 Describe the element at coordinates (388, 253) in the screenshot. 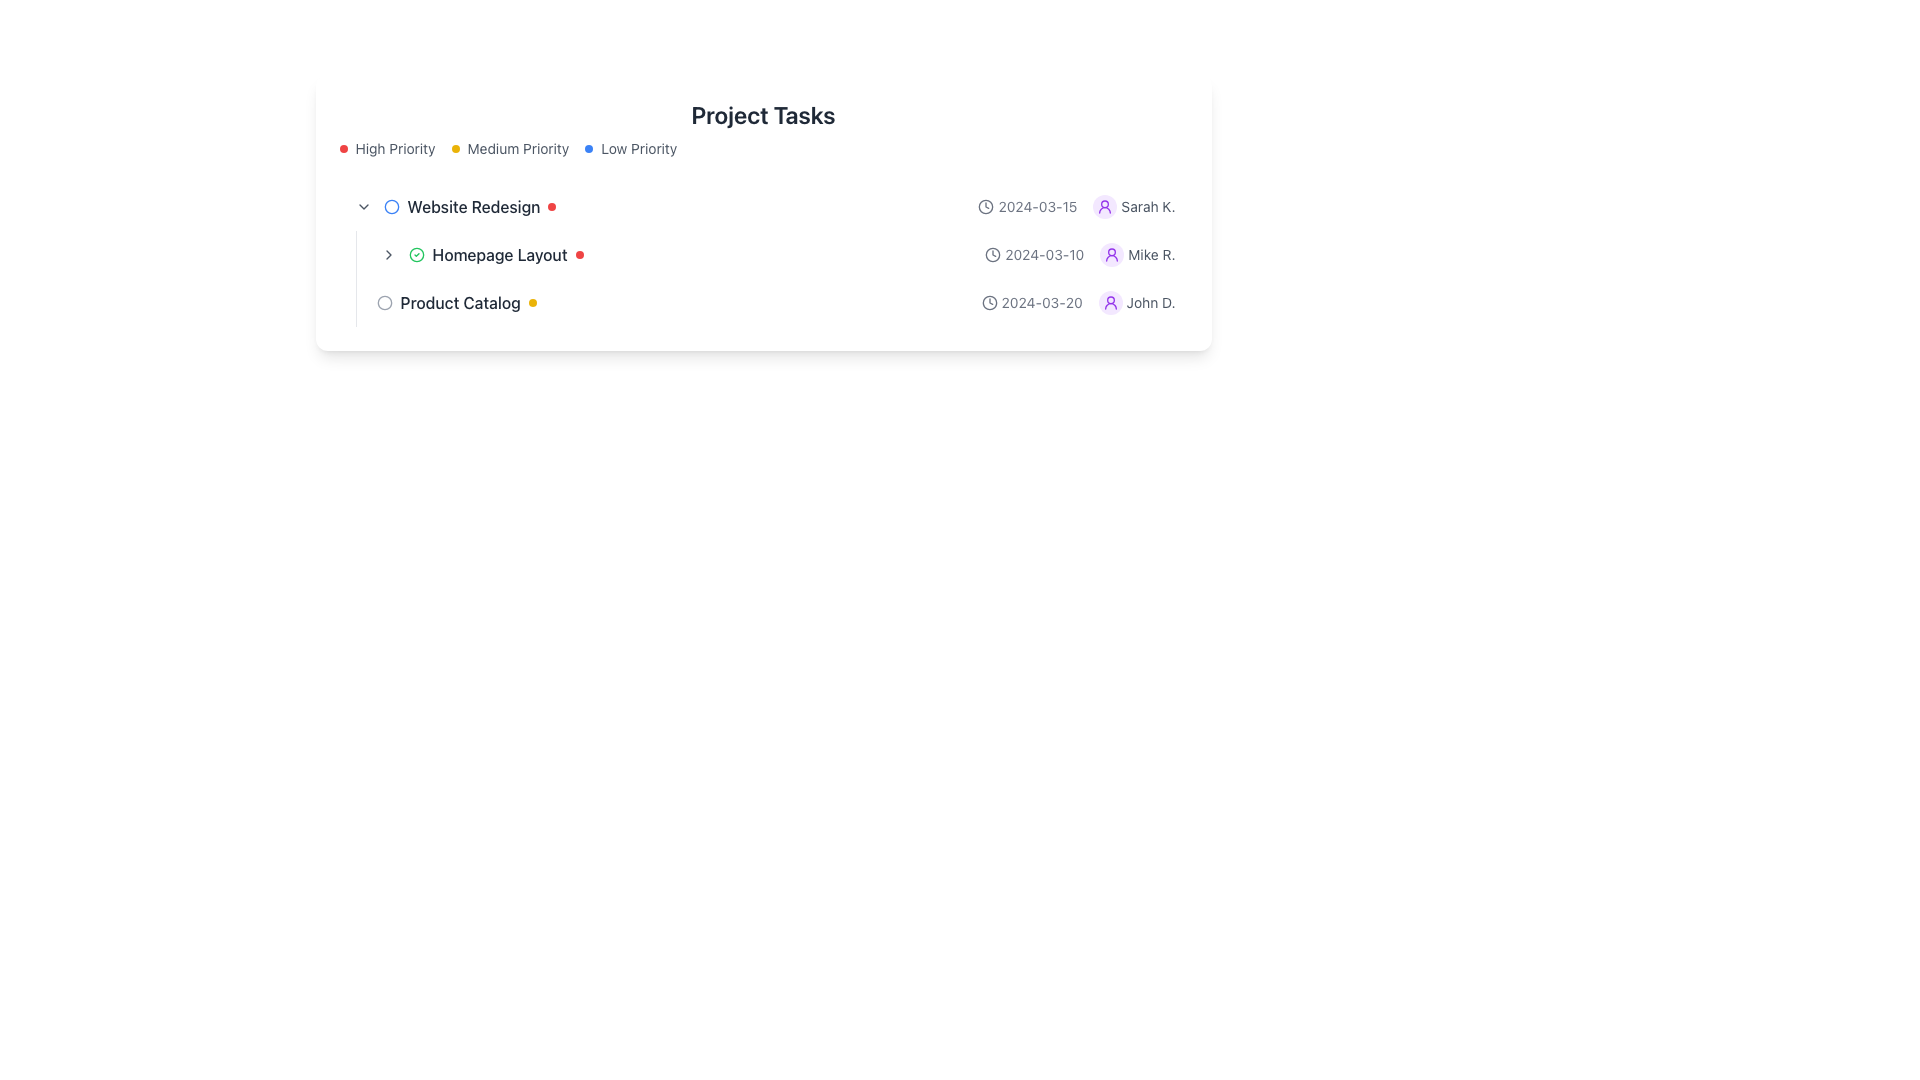

I see `the right-pointing chevron icon, styled with a gray stroke and no fill, located to the left of the 'Homepage Layout' entry under the 'Website Redesign' heading` at that location.